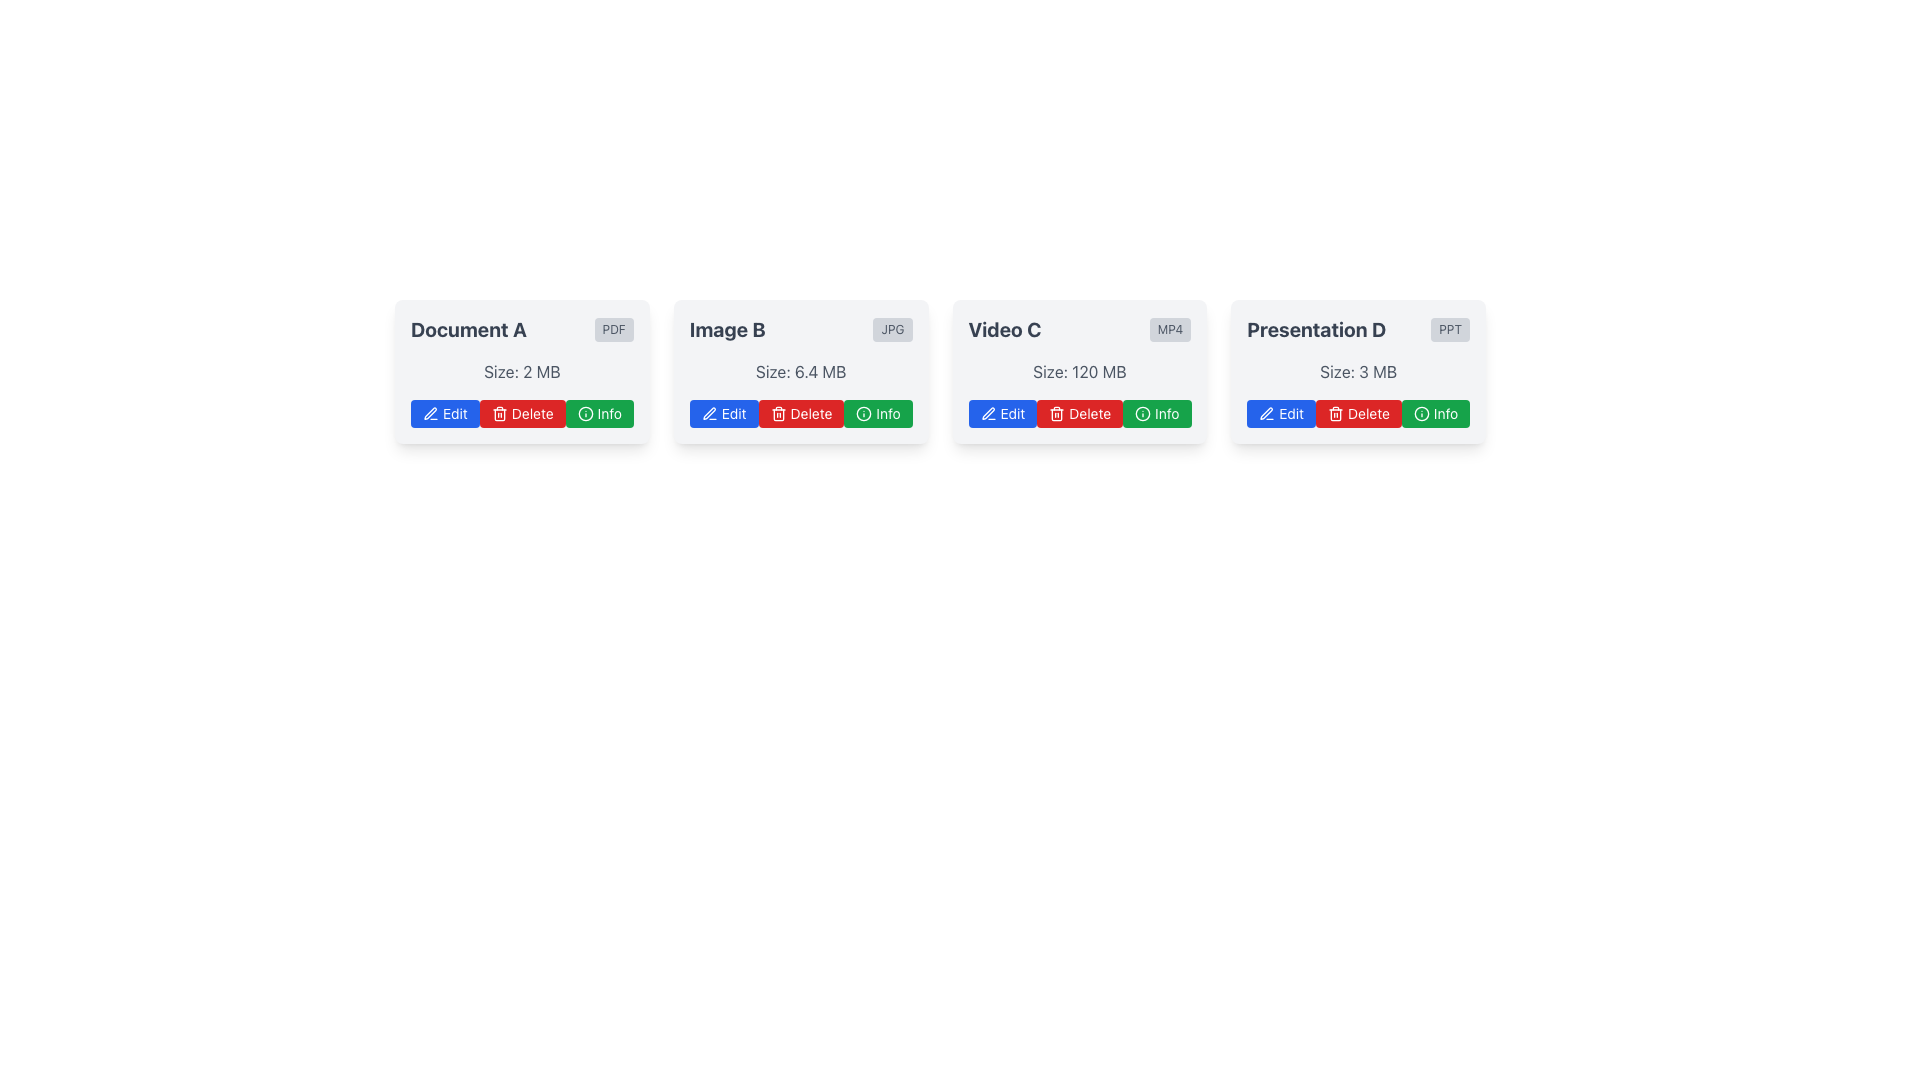  Describe the element at coordinates (801, 412) in the screenshot. I see `the 'Delete' button in the button group located at the bottom of the card labeled 'Image B'` at that location.